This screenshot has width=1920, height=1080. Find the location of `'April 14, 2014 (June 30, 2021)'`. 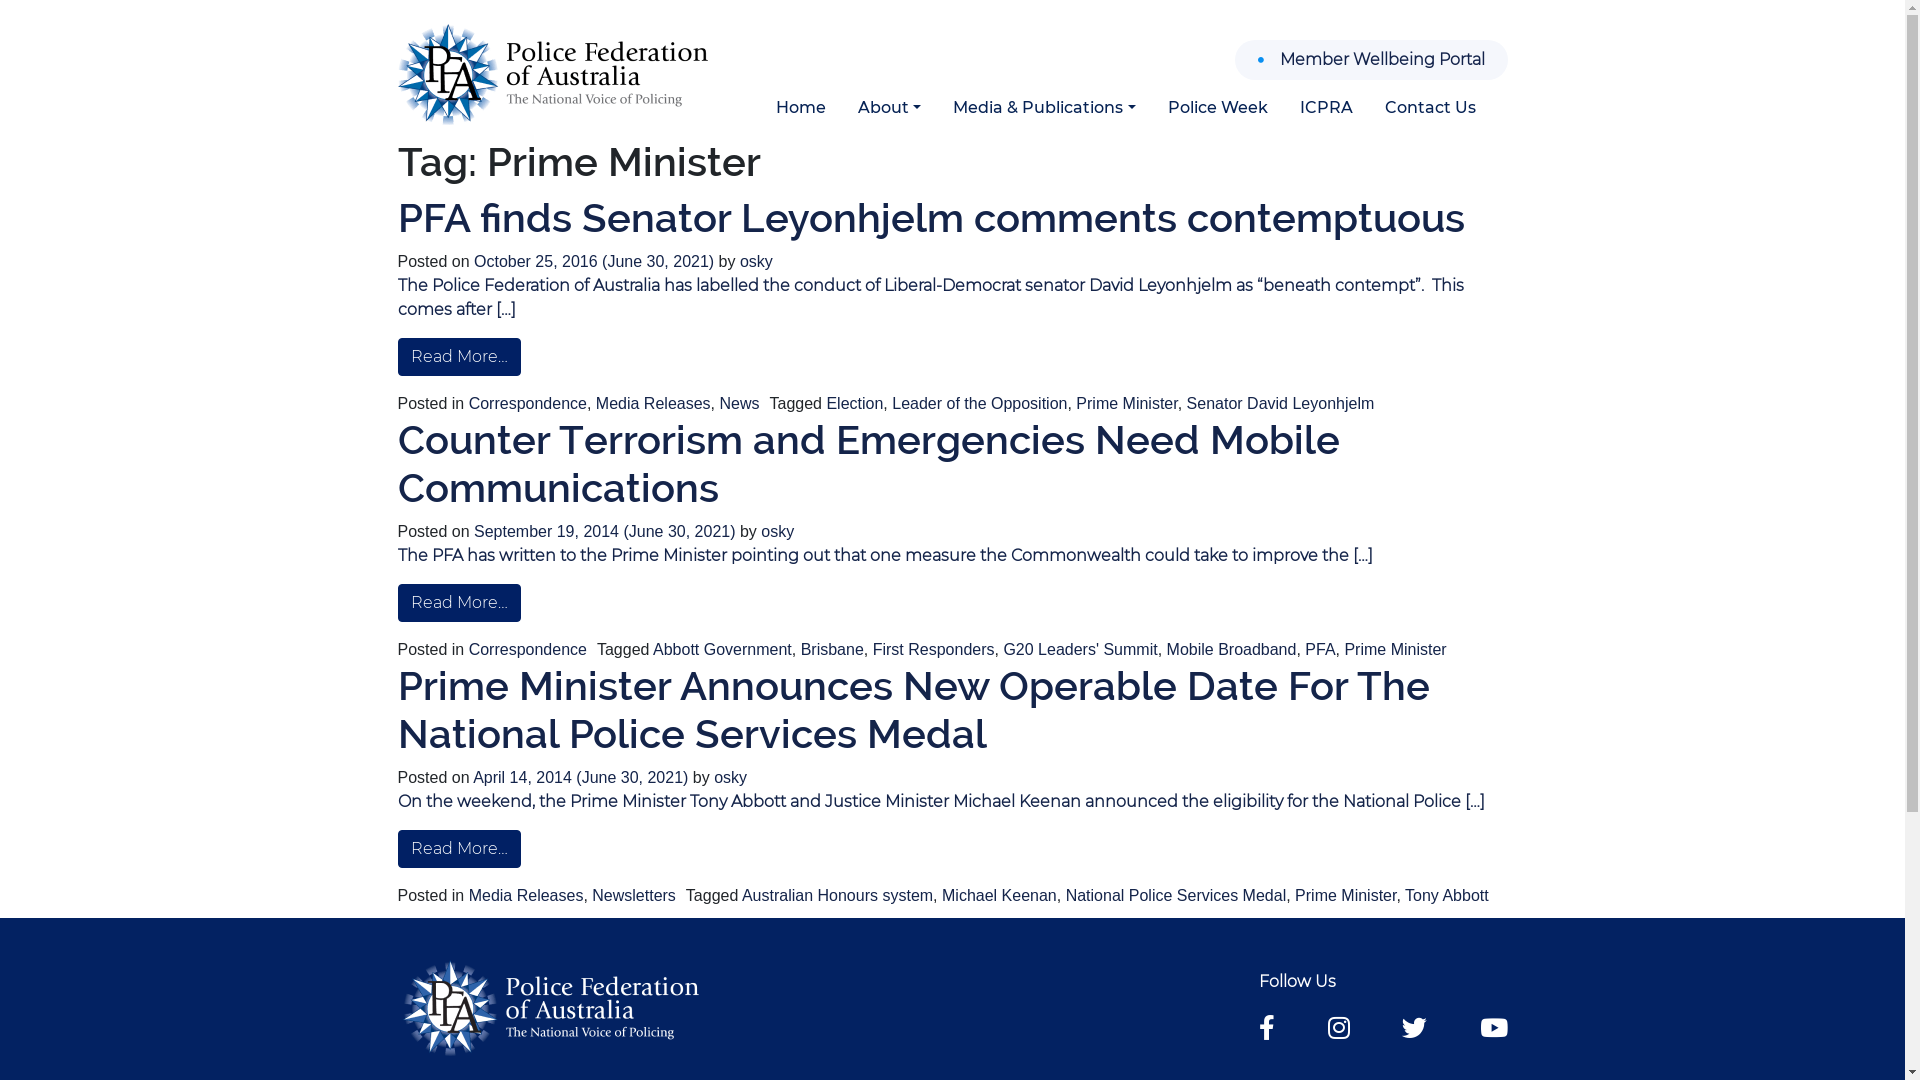

'April 14, 2014 (June 30, 2021)' is located at coordinates (581, 776).